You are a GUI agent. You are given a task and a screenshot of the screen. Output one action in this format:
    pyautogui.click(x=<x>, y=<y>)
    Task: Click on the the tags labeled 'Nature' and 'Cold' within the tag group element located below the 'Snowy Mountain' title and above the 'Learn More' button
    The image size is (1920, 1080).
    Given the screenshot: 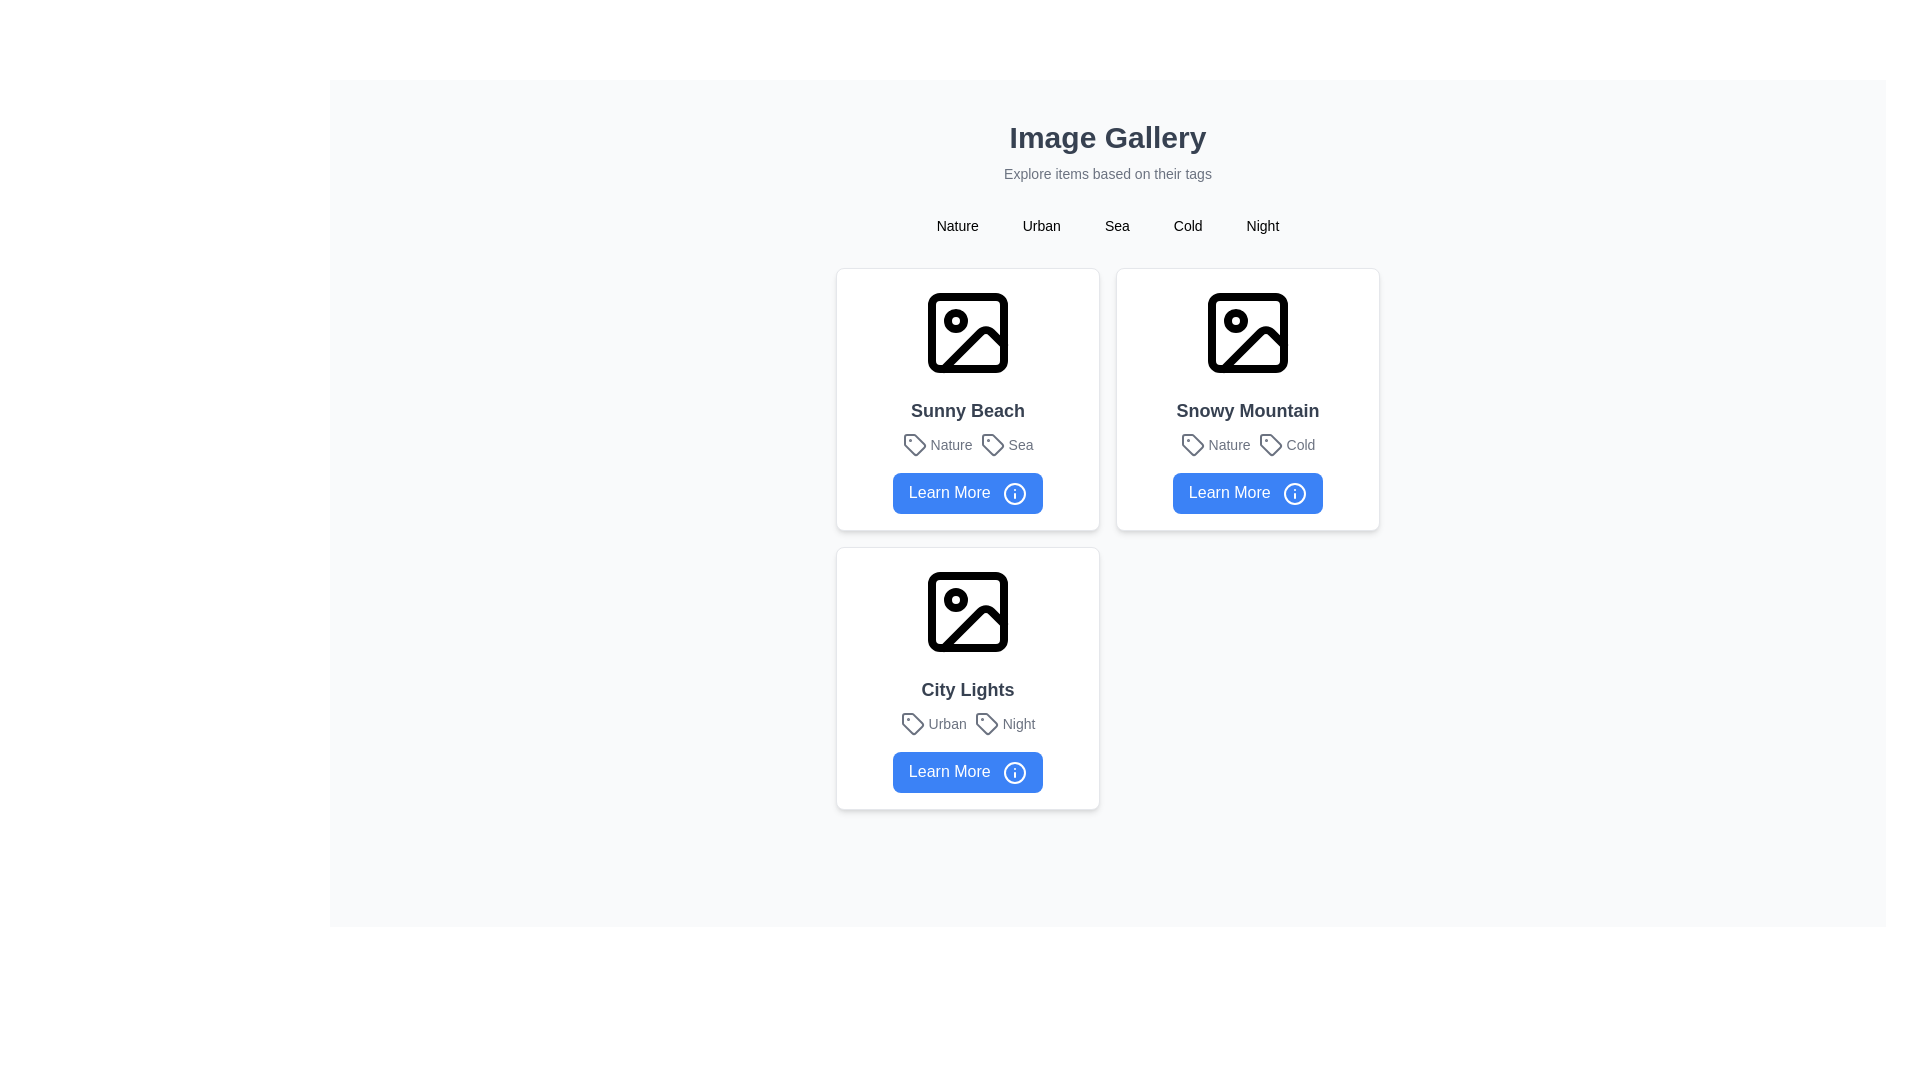 What is the action you would take?
    pyautogui.click(x=1247, y=443)
    